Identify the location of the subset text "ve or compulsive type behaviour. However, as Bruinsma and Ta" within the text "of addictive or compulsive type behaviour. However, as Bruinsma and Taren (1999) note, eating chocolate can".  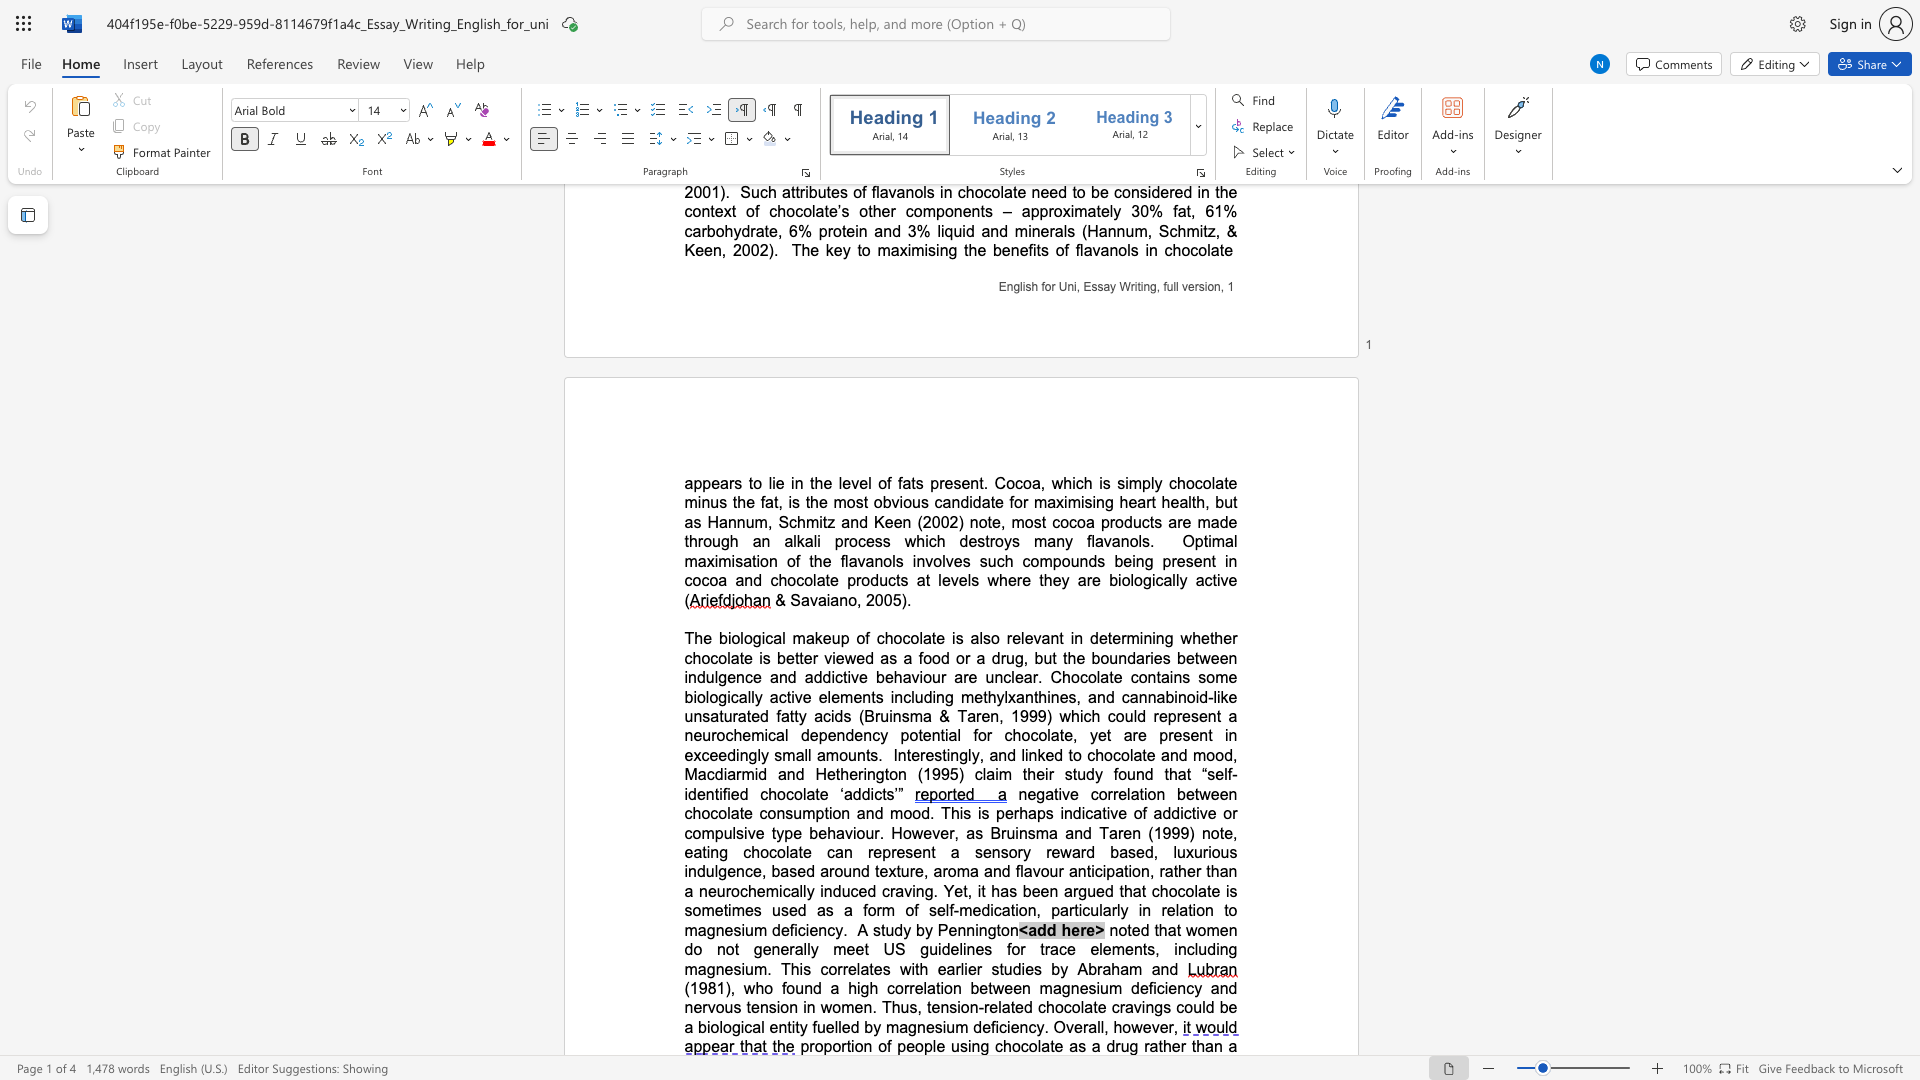
(1199, 813).